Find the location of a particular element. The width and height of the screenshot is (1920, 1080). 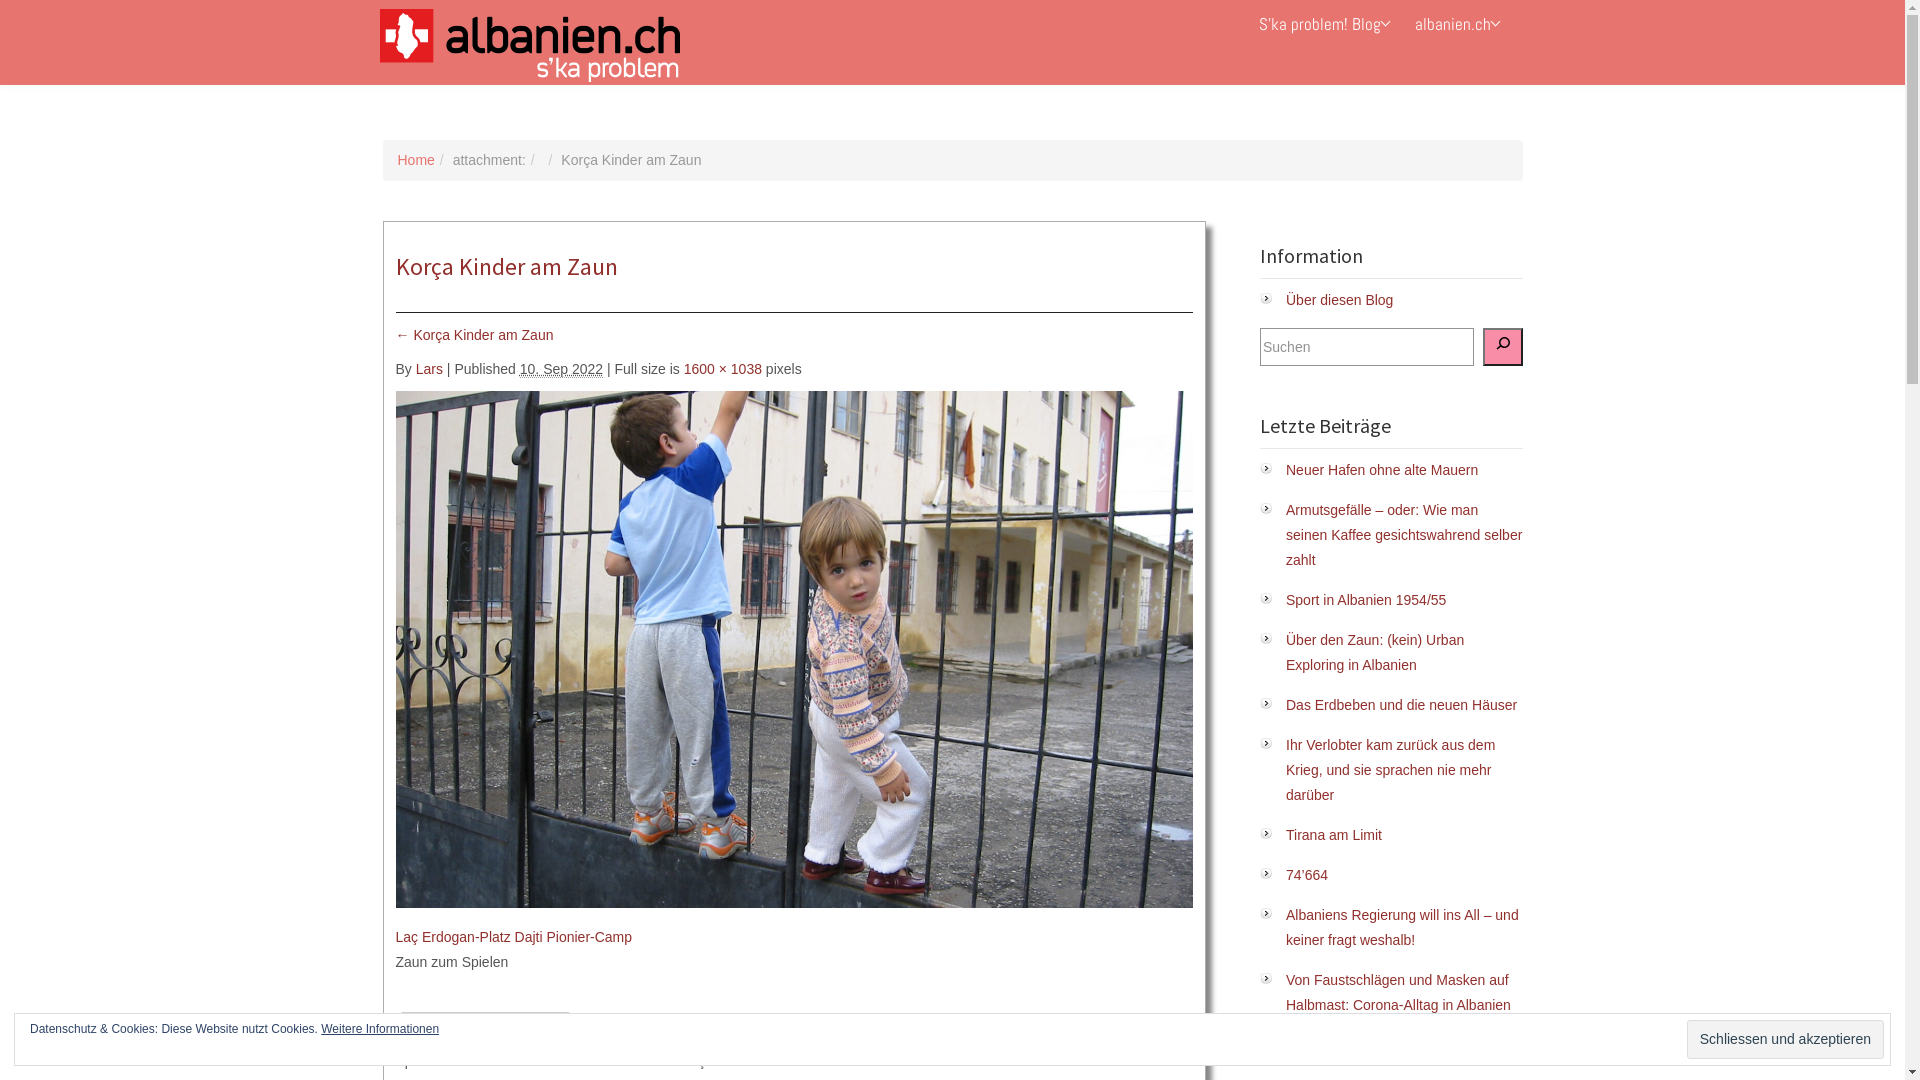

'Dajti Pionier-Camp' is located at coordinates (514, 937).